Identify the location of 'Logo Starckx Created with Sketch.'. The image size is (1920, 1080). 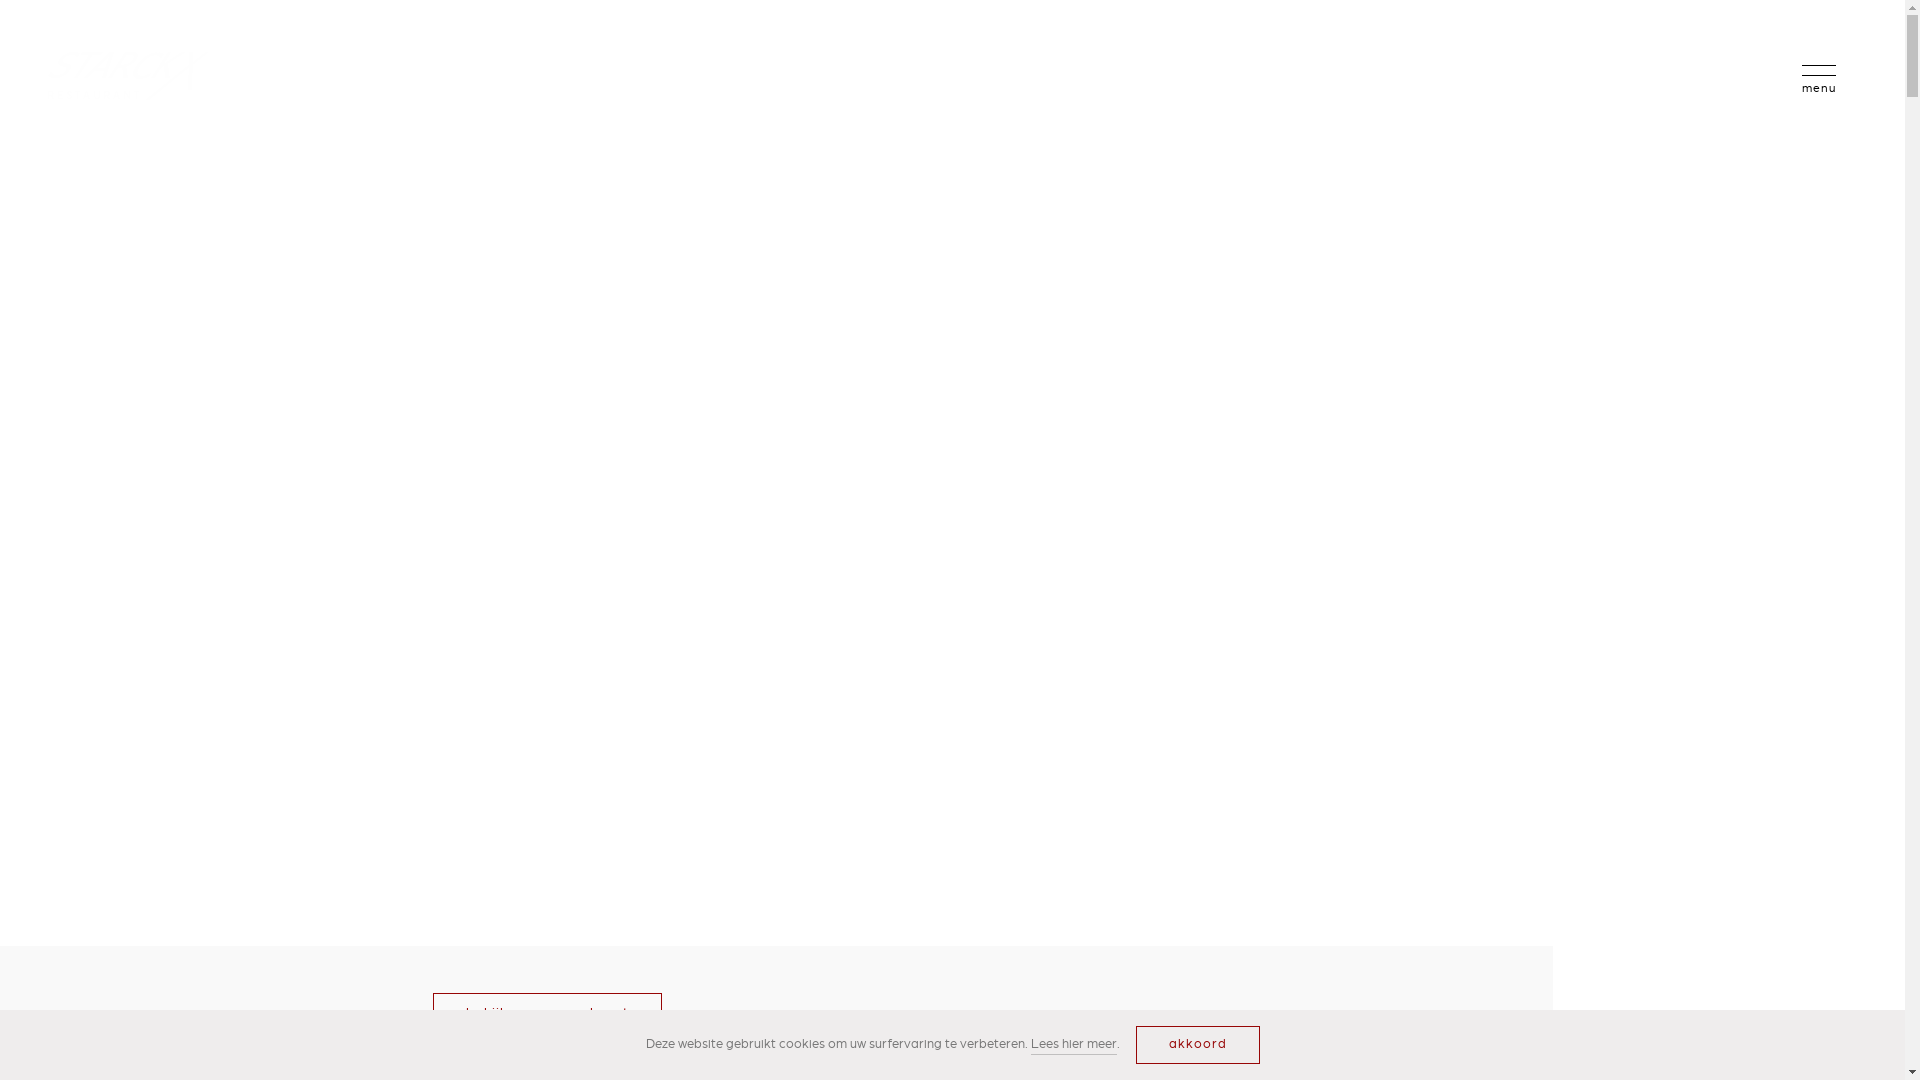
(127, 75).